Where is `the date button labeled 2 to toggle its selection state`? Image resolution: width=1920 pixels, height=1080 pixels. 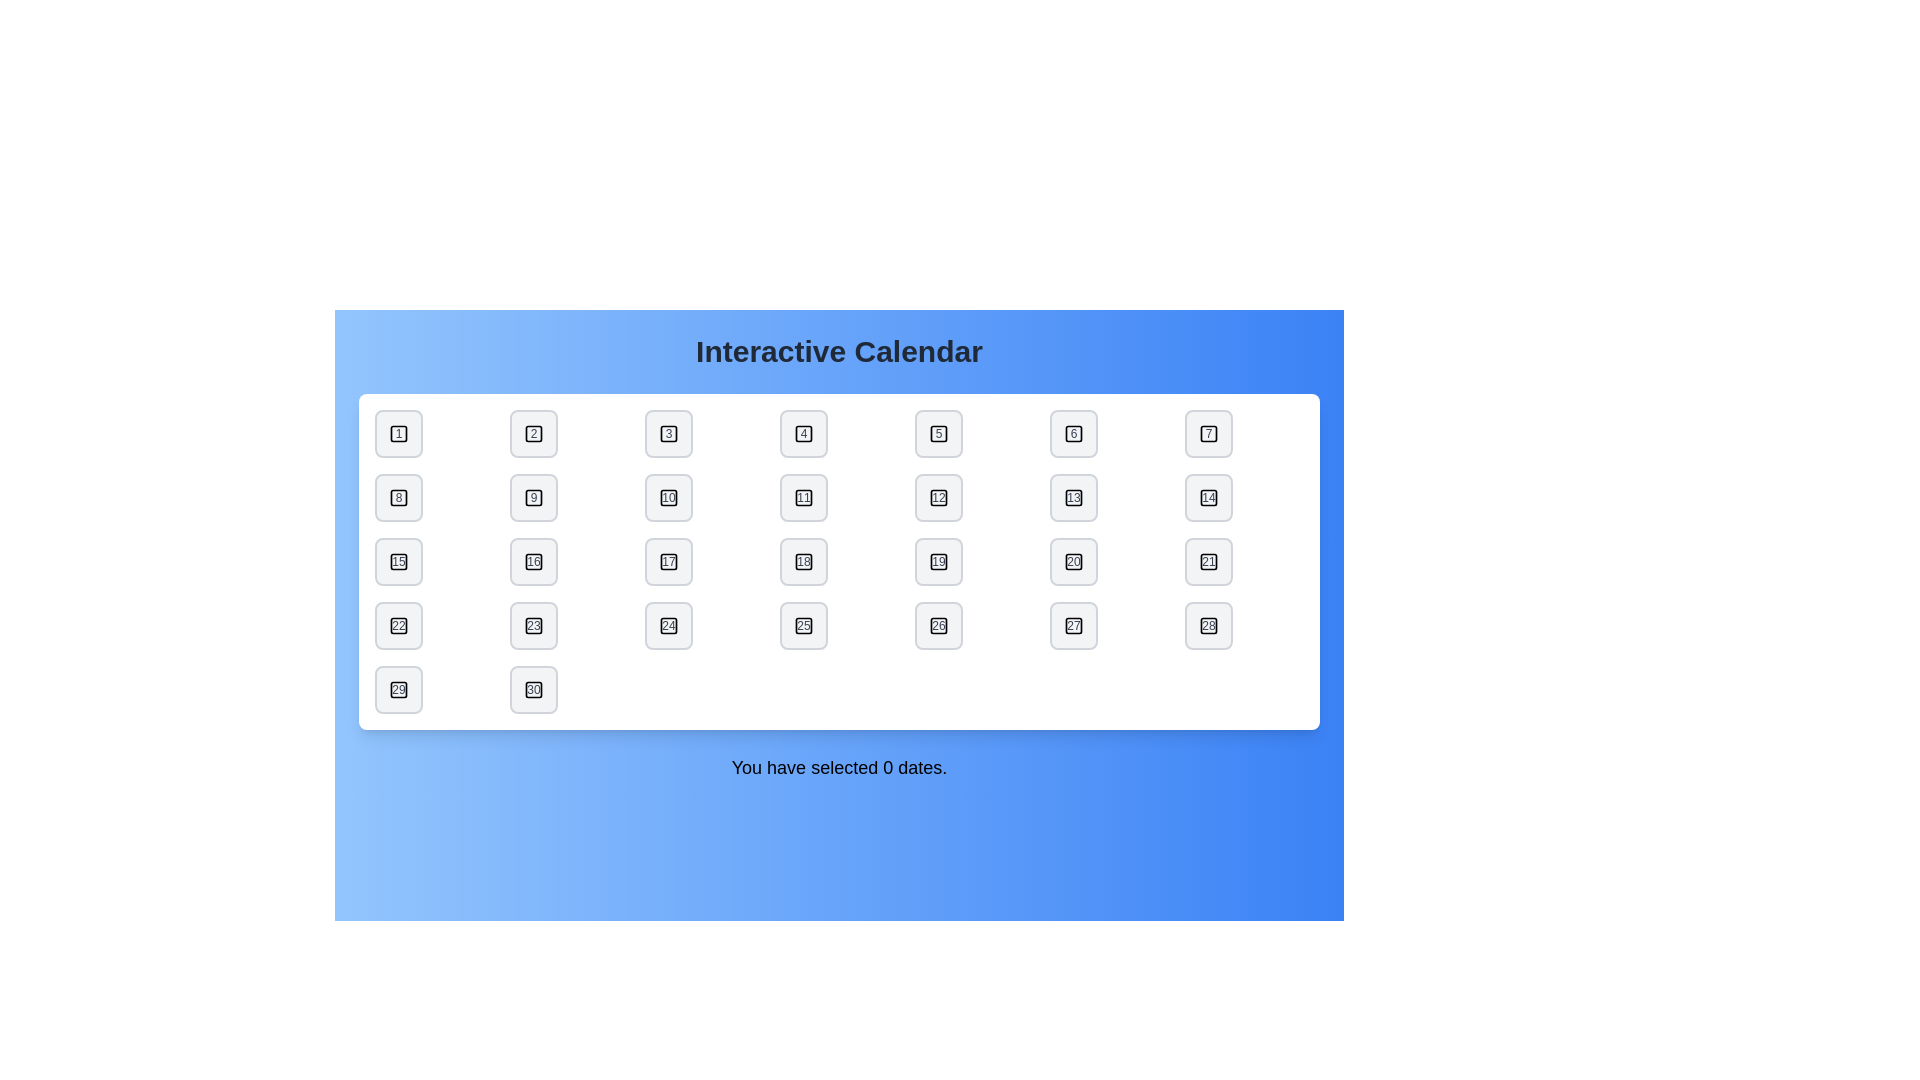
the date button labeled 2 to toggle its selection state is located at coordinates (533, 433).